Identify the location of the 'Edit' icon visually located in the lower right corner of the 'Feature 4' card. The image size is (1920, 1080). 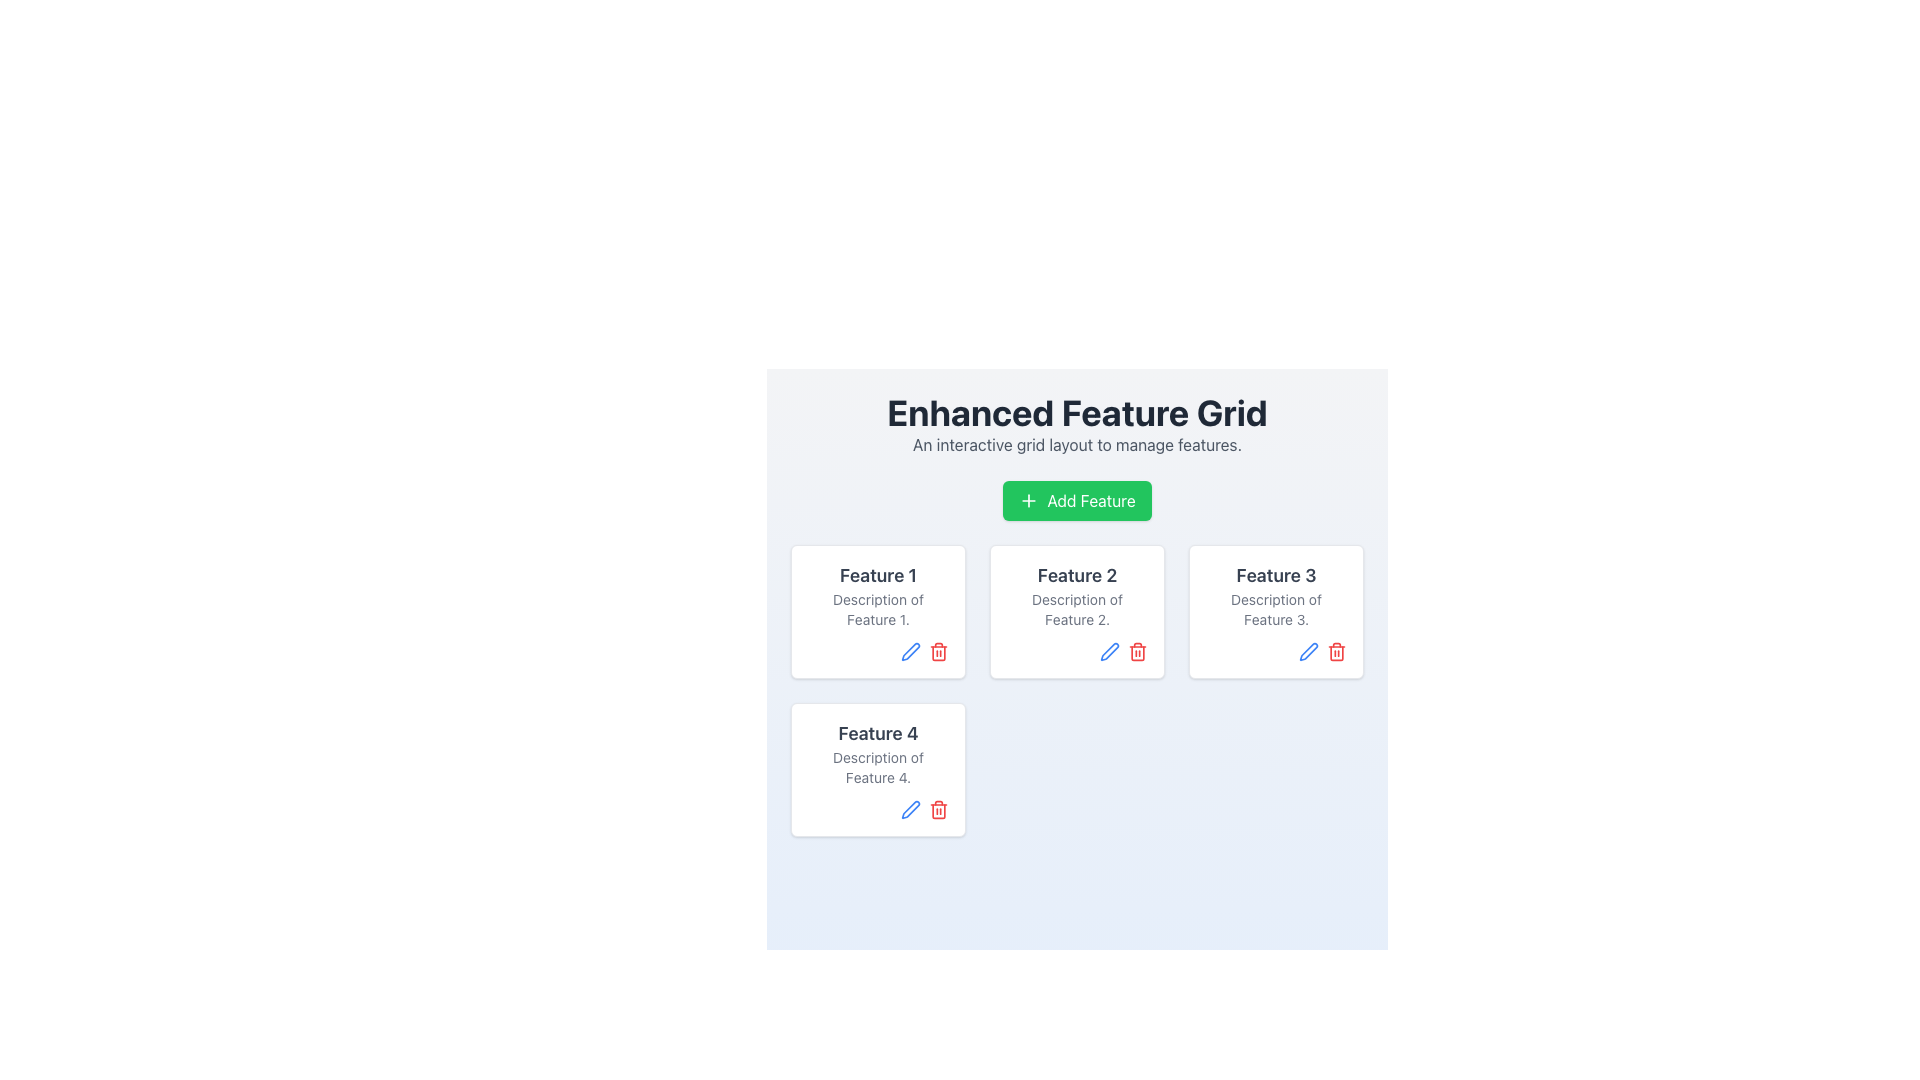
(910, 651).